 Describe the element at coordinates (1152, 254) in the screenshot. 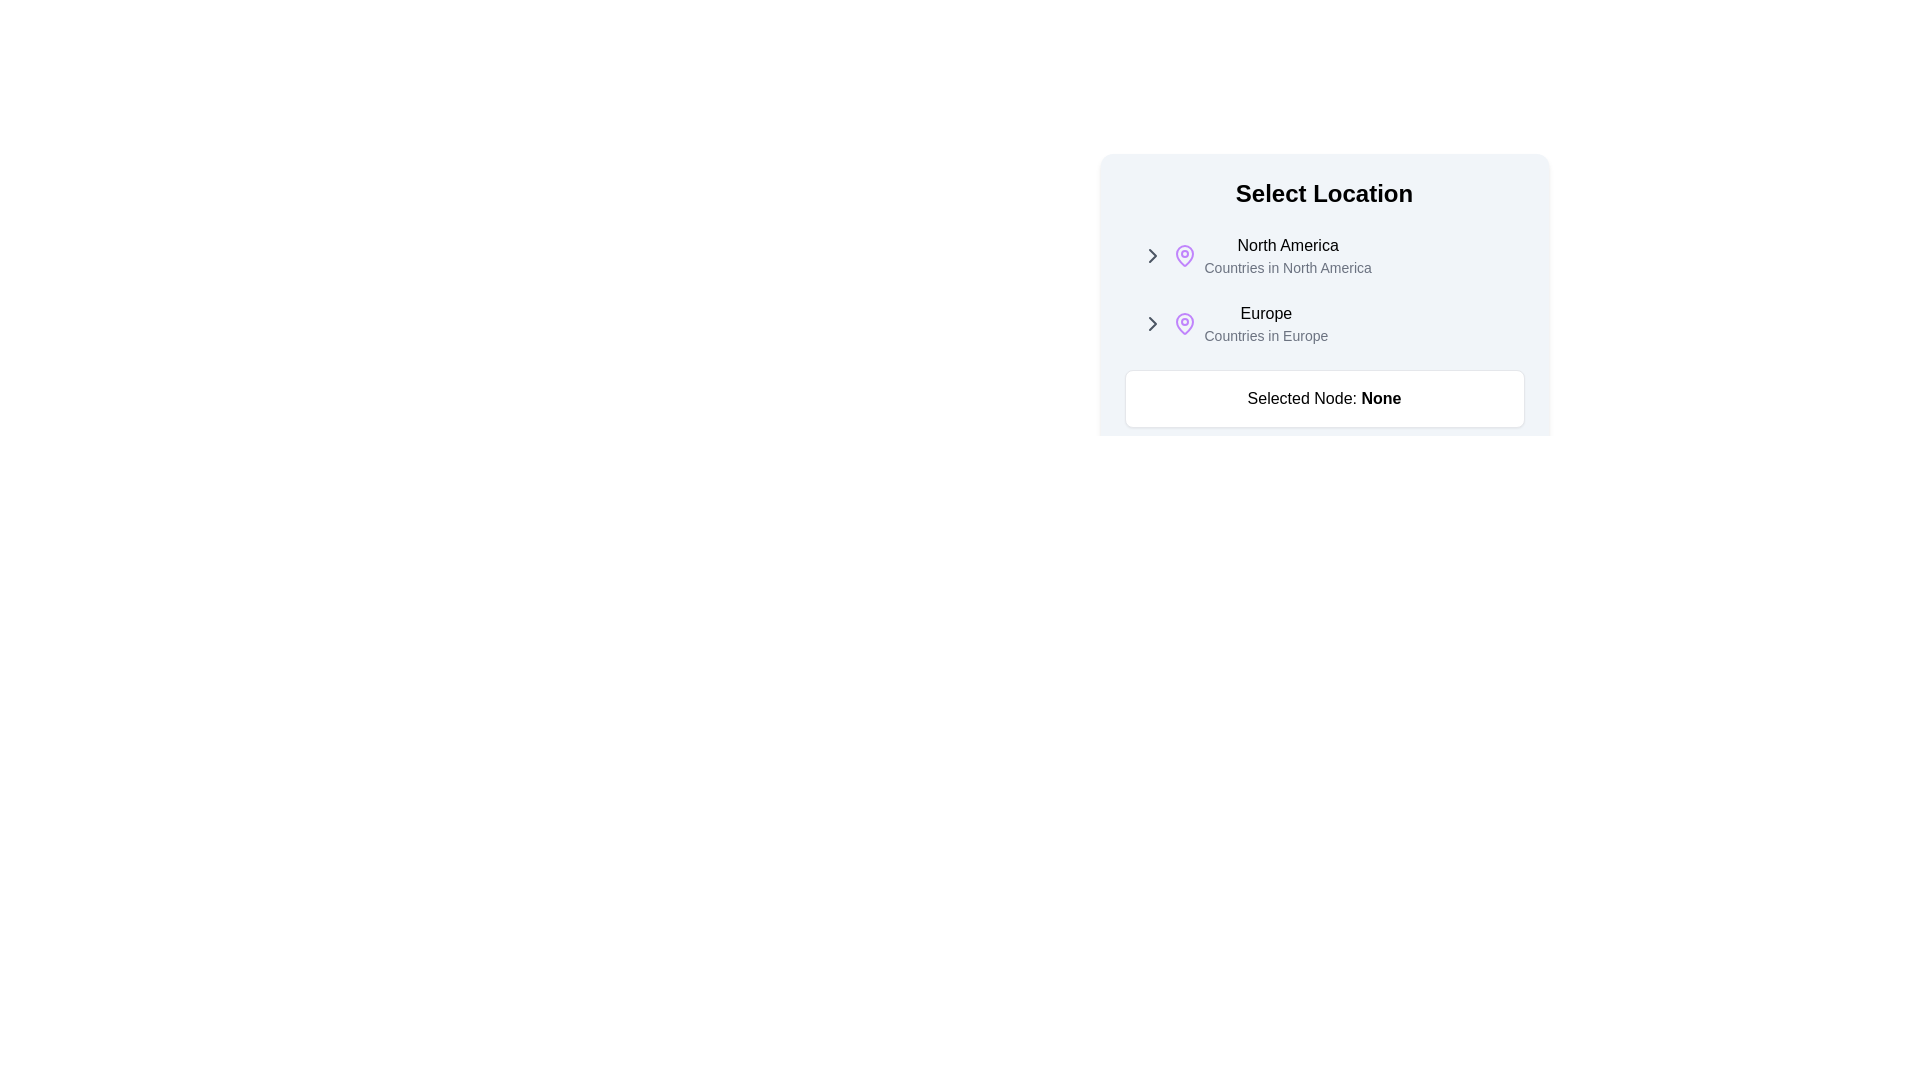

I see `the right-facing chevron icon located to the left of the 'North America' text` at that location.